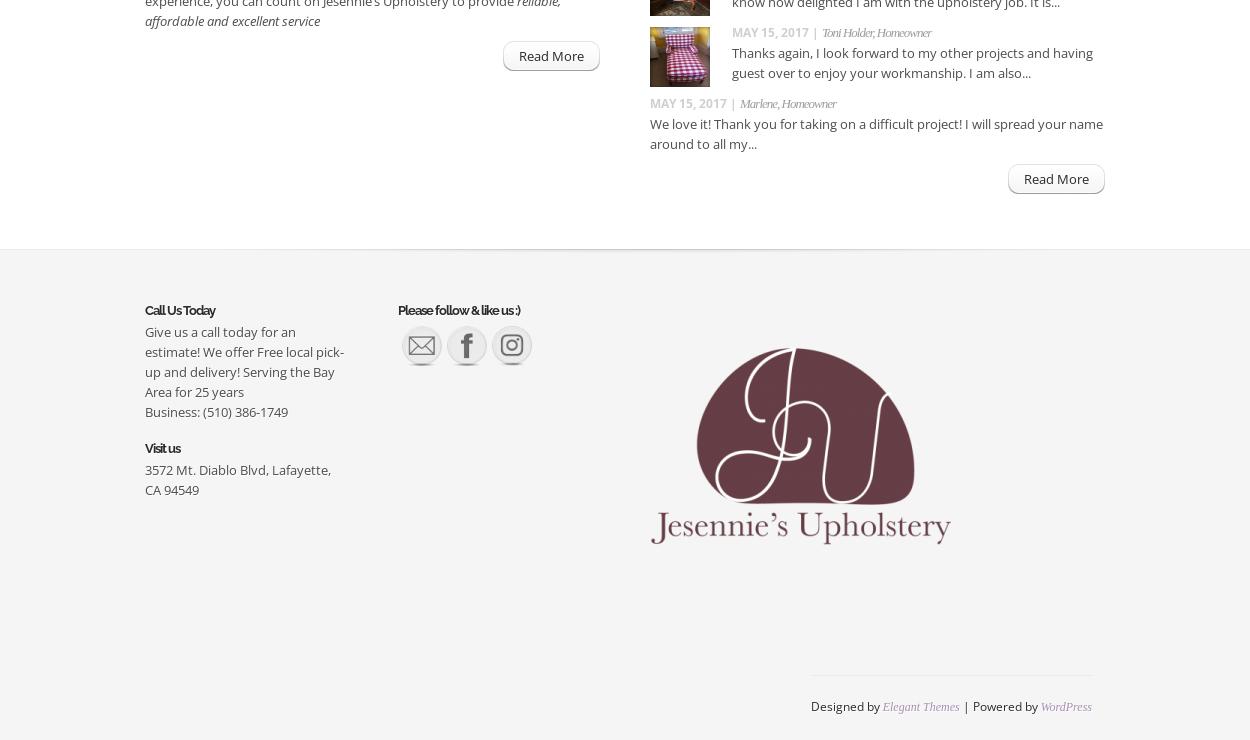 Image resolution: width=1250 pixels, height=740 pixels. What do you see at coordinates (920, 705) in the screenshot?
I see `'Elegant Themes'` at bounding box center [920, 705].